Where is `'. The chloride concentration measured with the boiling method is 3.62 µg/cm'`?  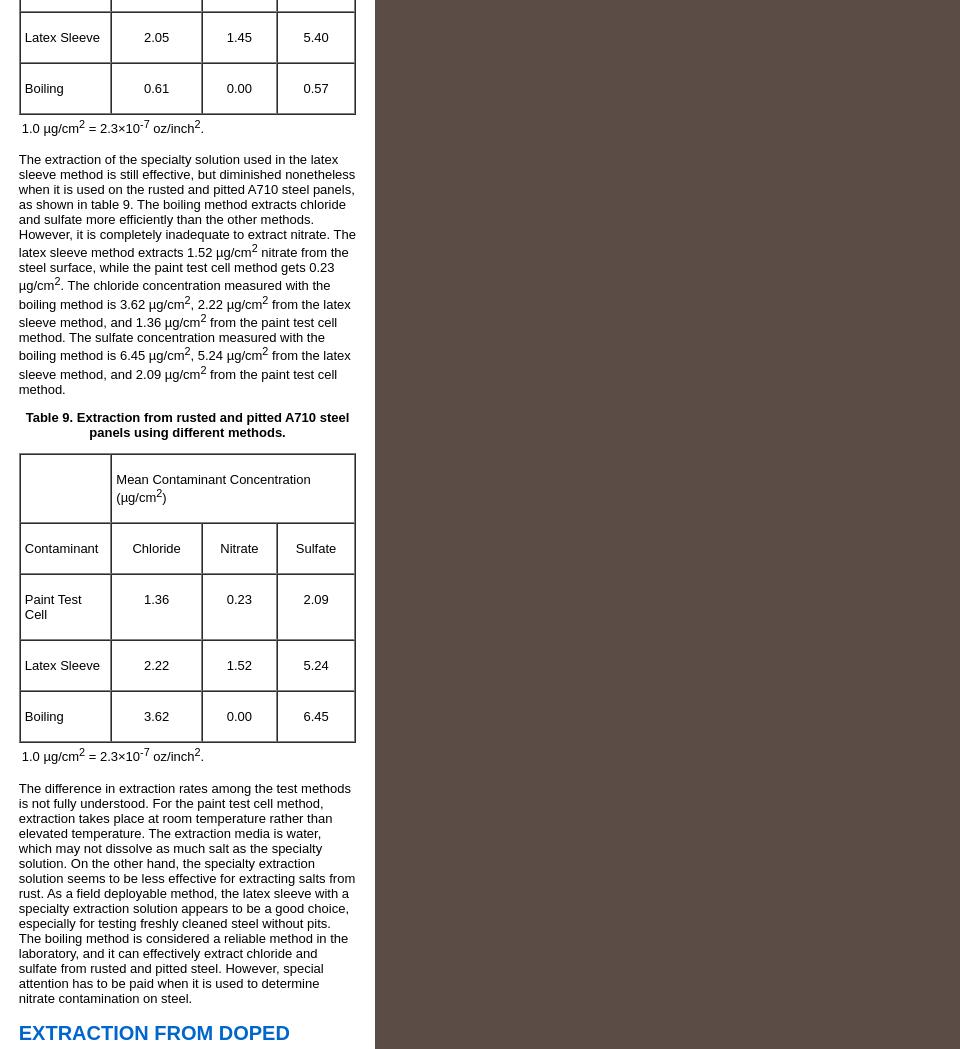
'. The chloride concentration measured with the boiling method is 3.62 µg/cm' is located at coordinates (172, 294).